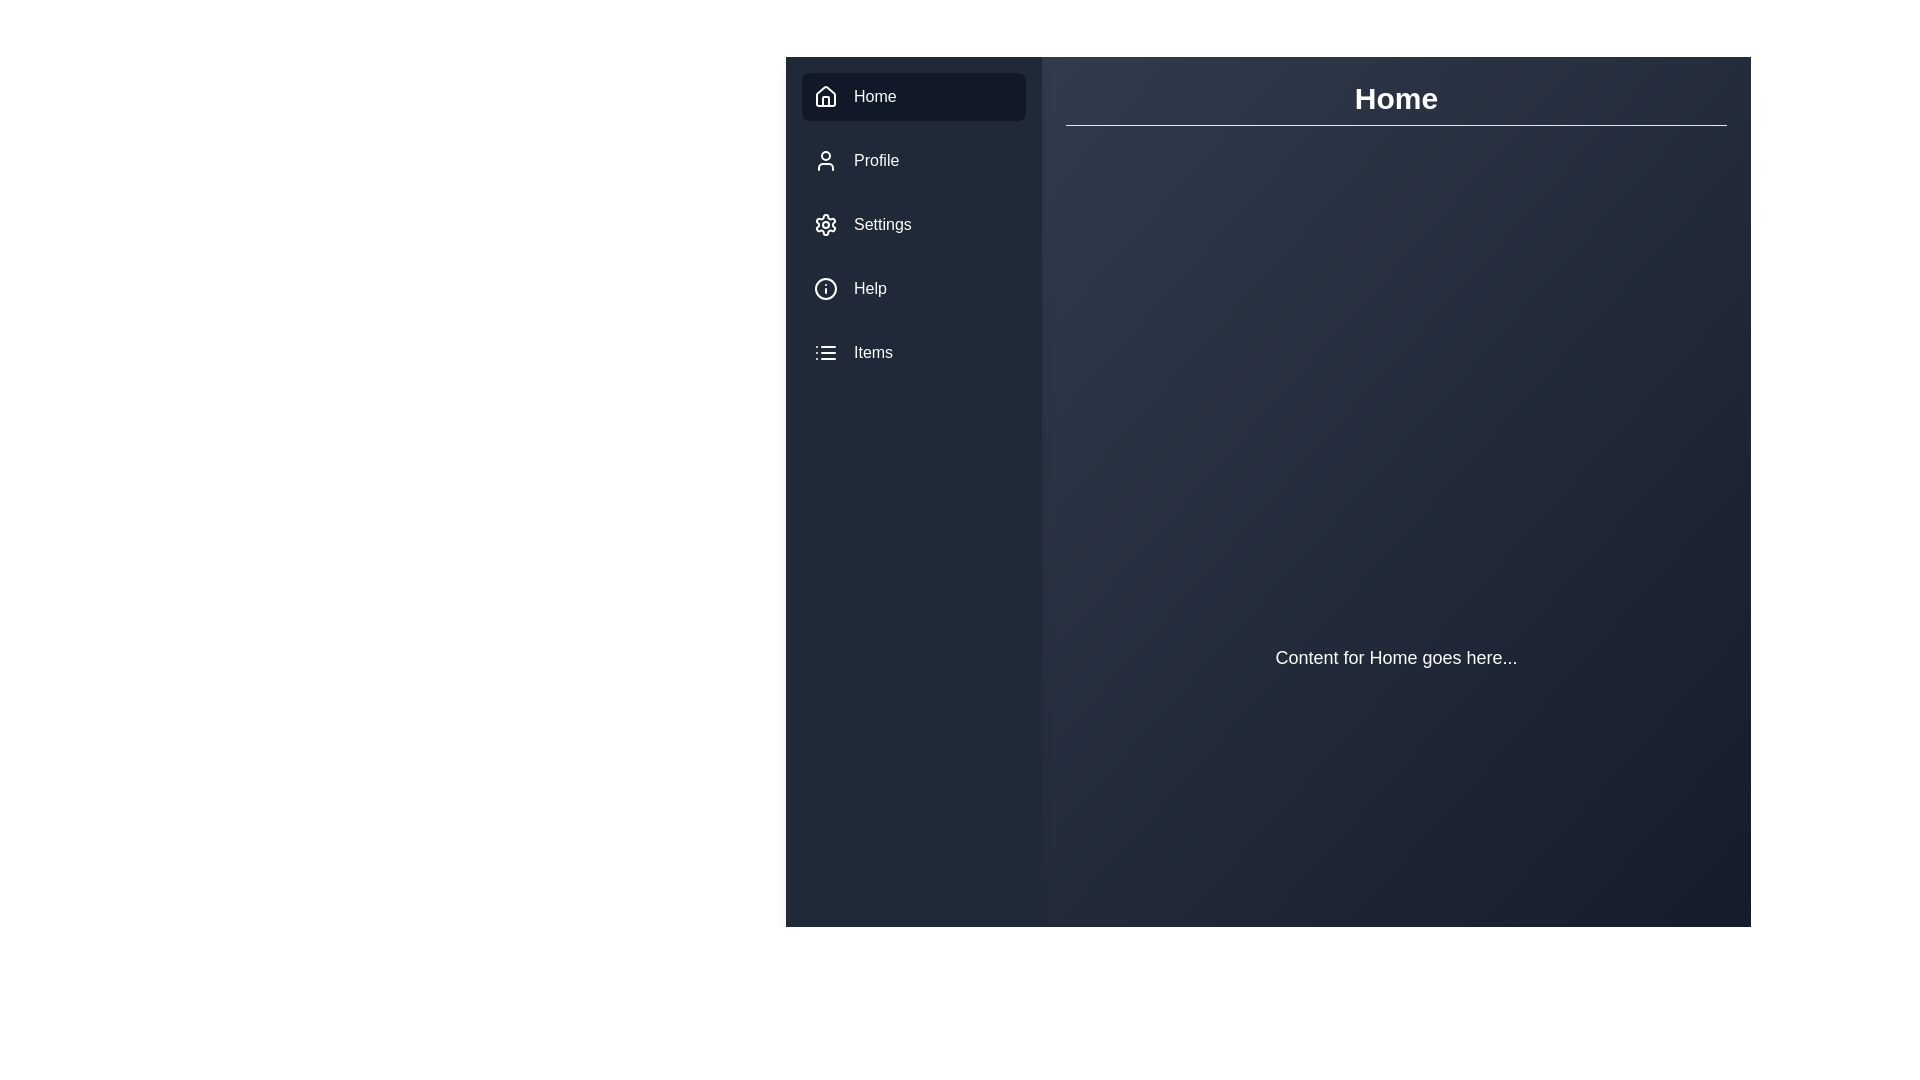 Image resolution: width=1920 pixels, height=1080 pixels. I want to click on the menu item labeled Profile, so click(912, 160).